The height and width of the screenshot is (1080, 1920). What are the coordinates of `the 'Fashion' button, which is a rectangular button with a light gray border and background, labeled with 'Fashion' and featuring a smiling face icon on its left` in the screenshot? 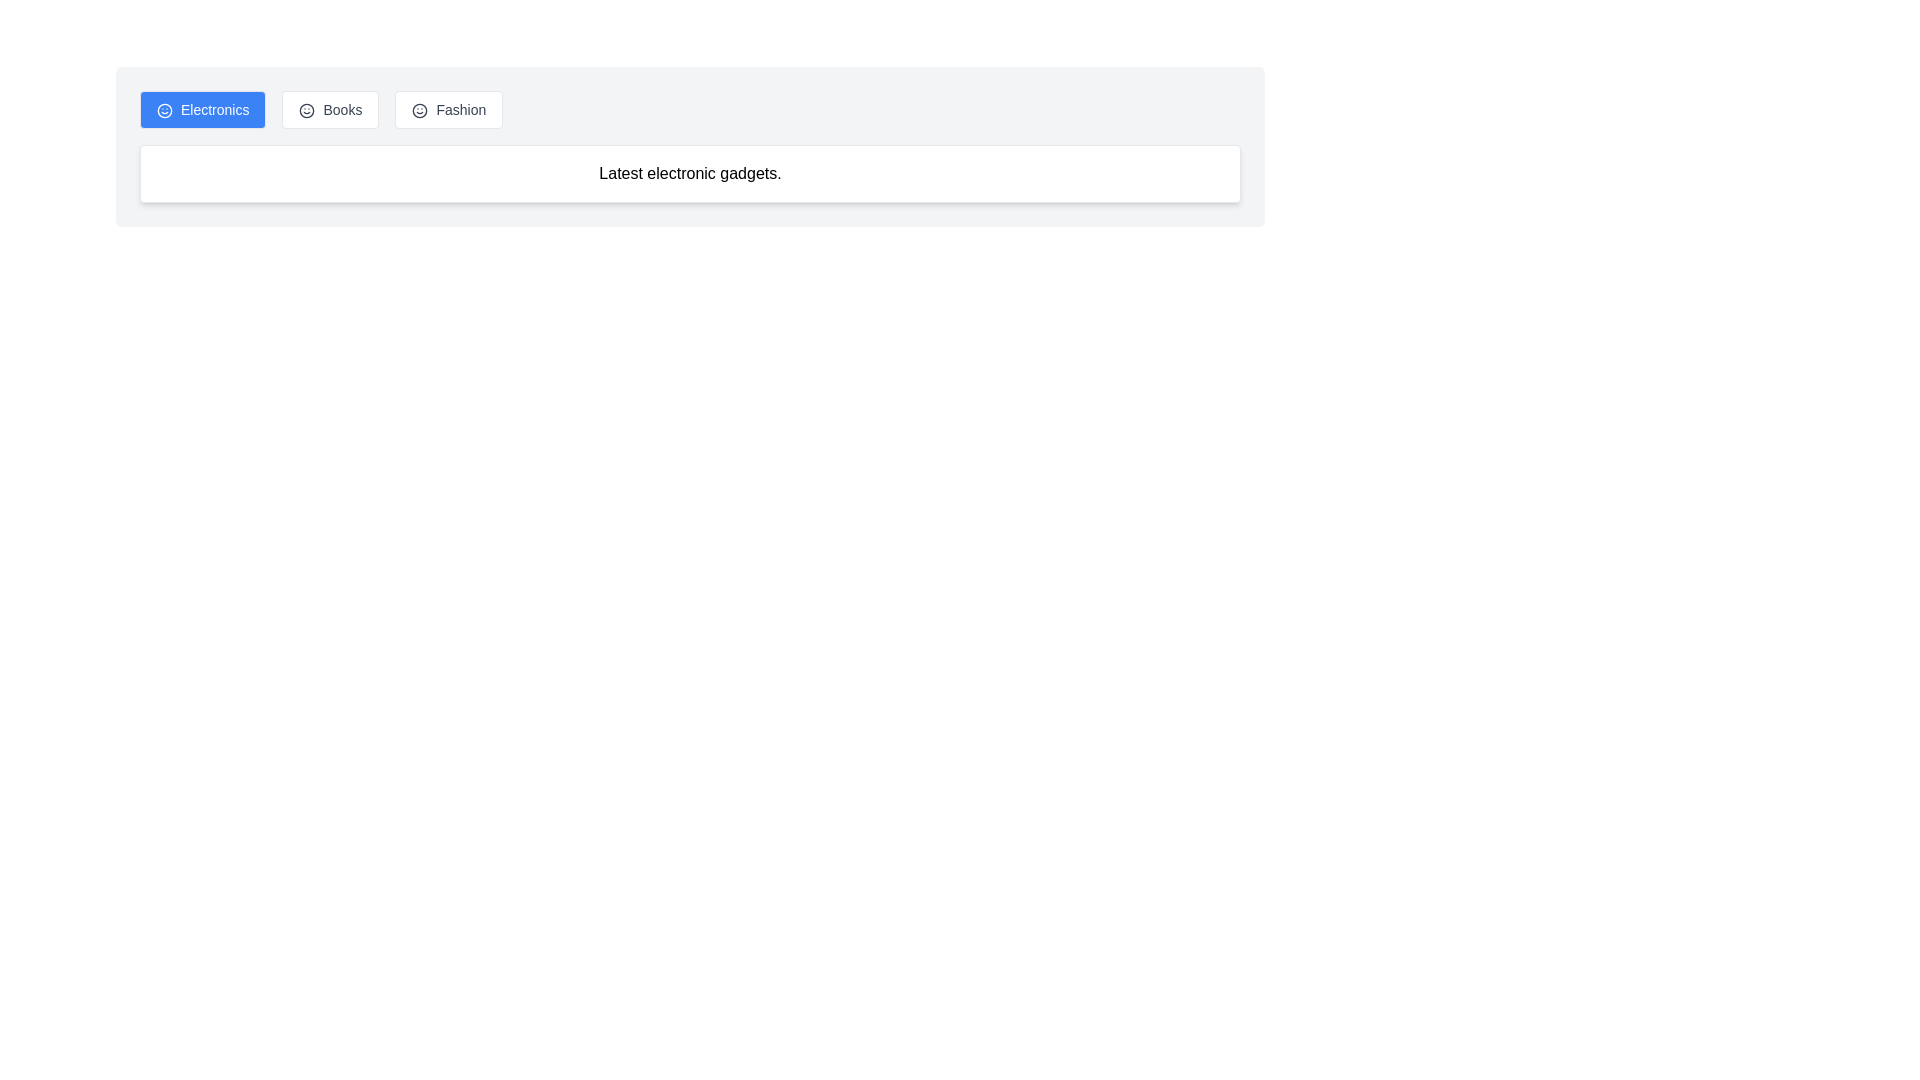 It's located at (448, 110).